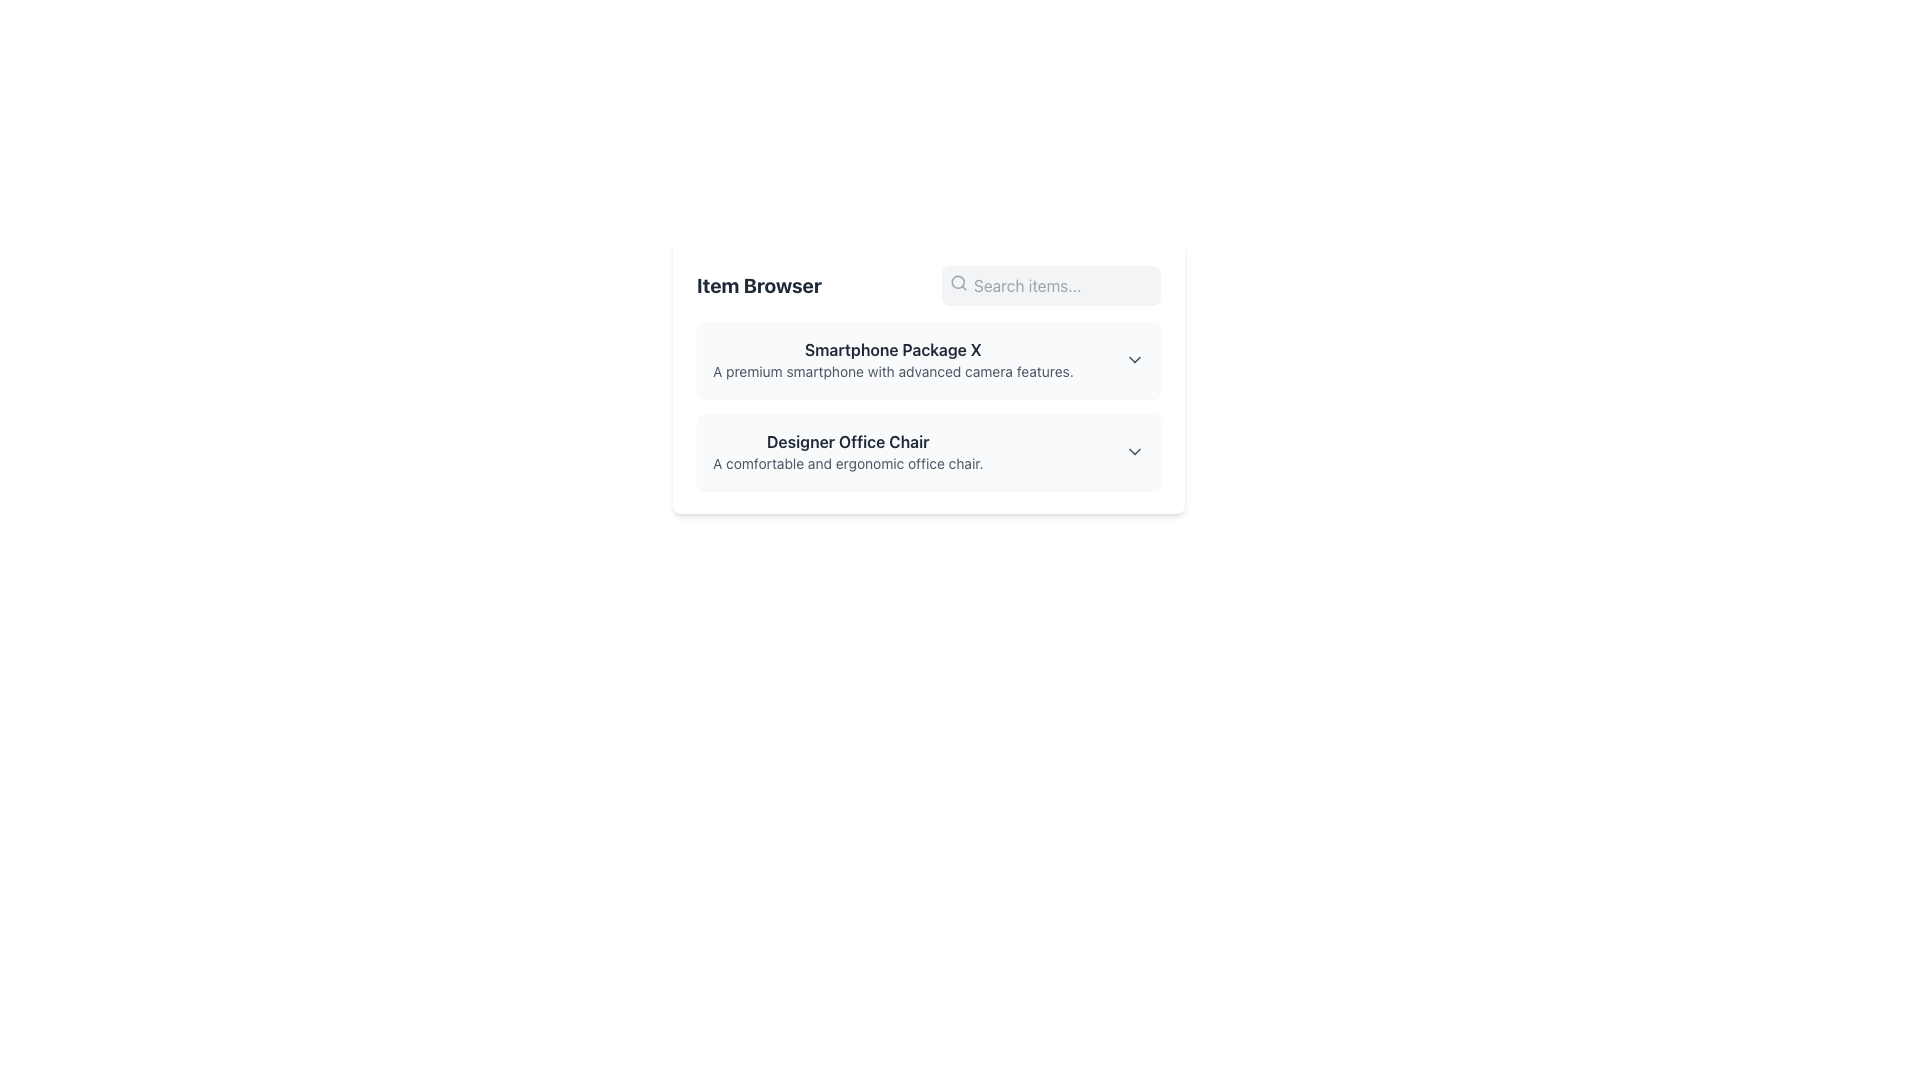  I want to click on the text input field for searching items, which is located in the top-right corner of the 'Item Browser' header section and features a magnifying glass icon, so click(1050, 285).